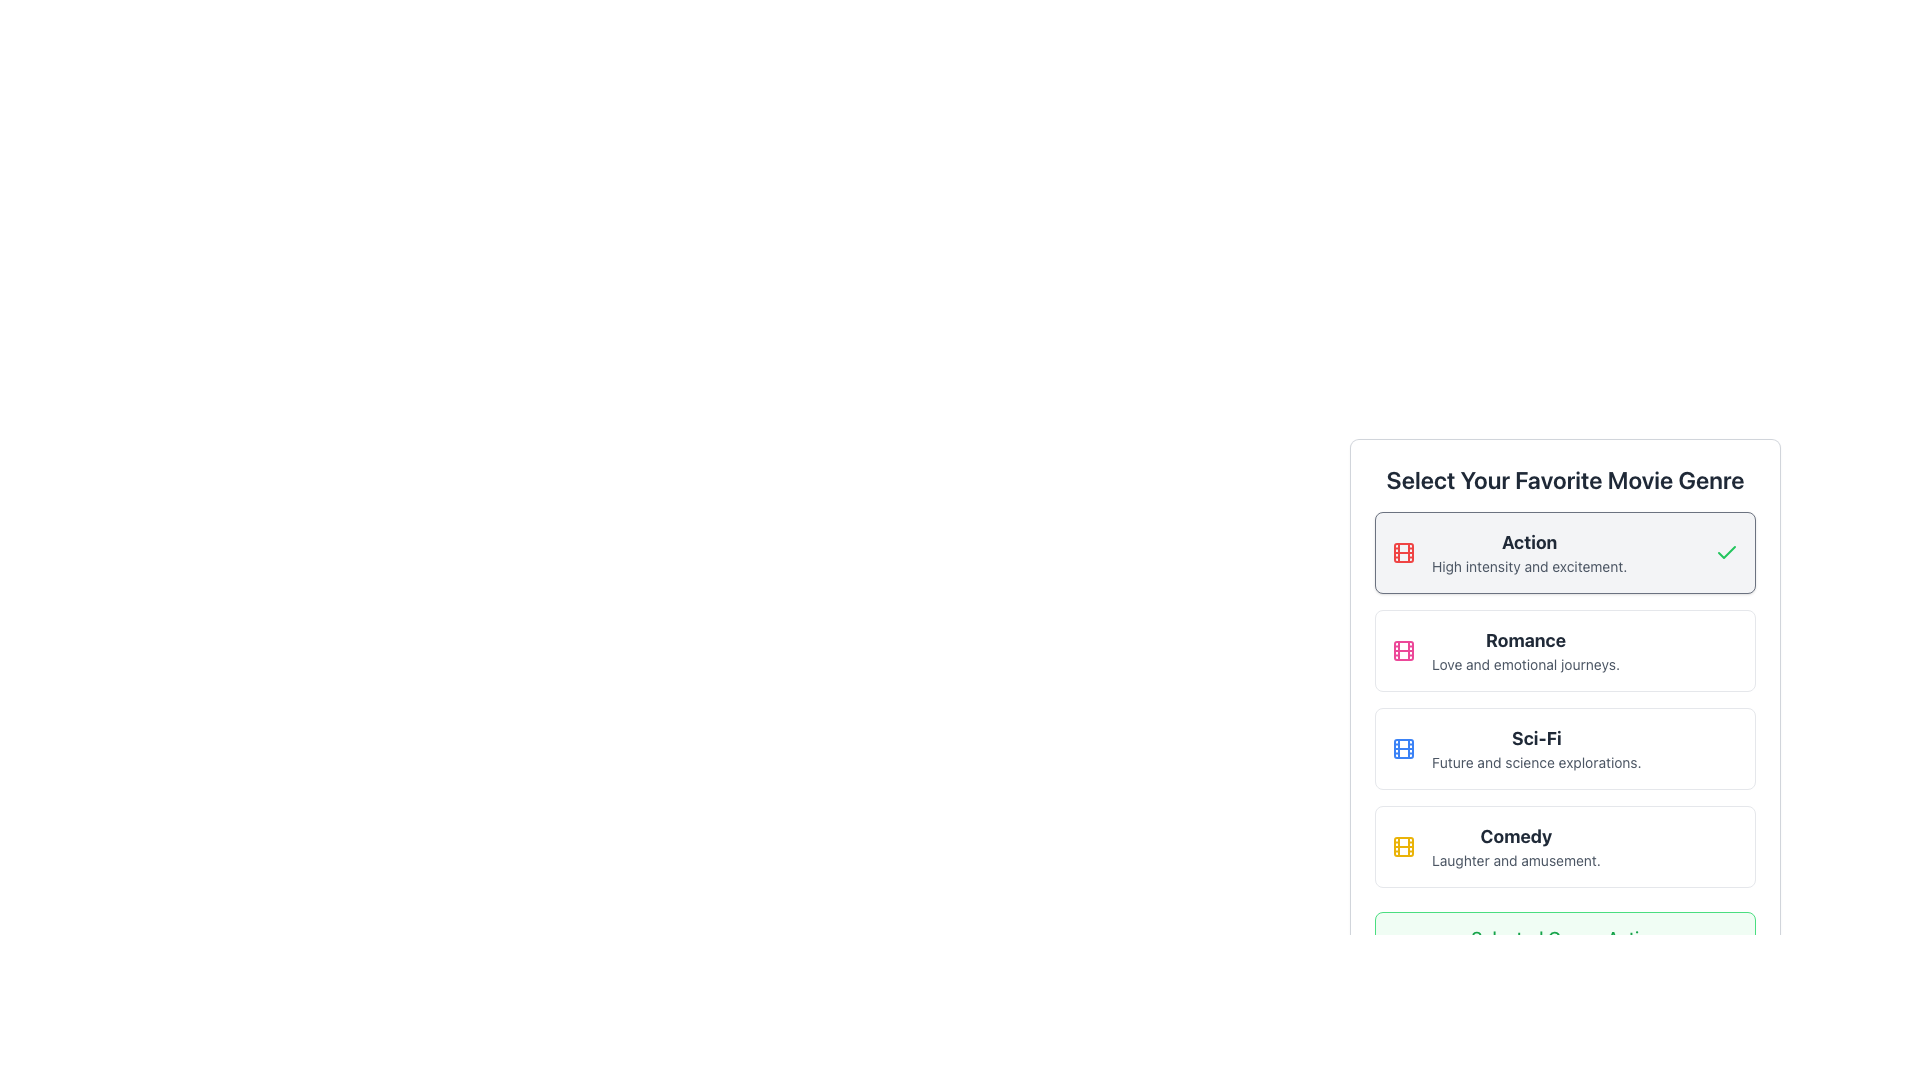 The width and height of the screenshot is (1920, 1080). What do you see at coordinates (1402, 552) in the screenshot?
I see `the decorative icon representing the 'Action' genre option, which is a rectangular SVG shape with rounded corners, located to the left of the text 'Action' in the modal window` at bounding box center [1402, 552].